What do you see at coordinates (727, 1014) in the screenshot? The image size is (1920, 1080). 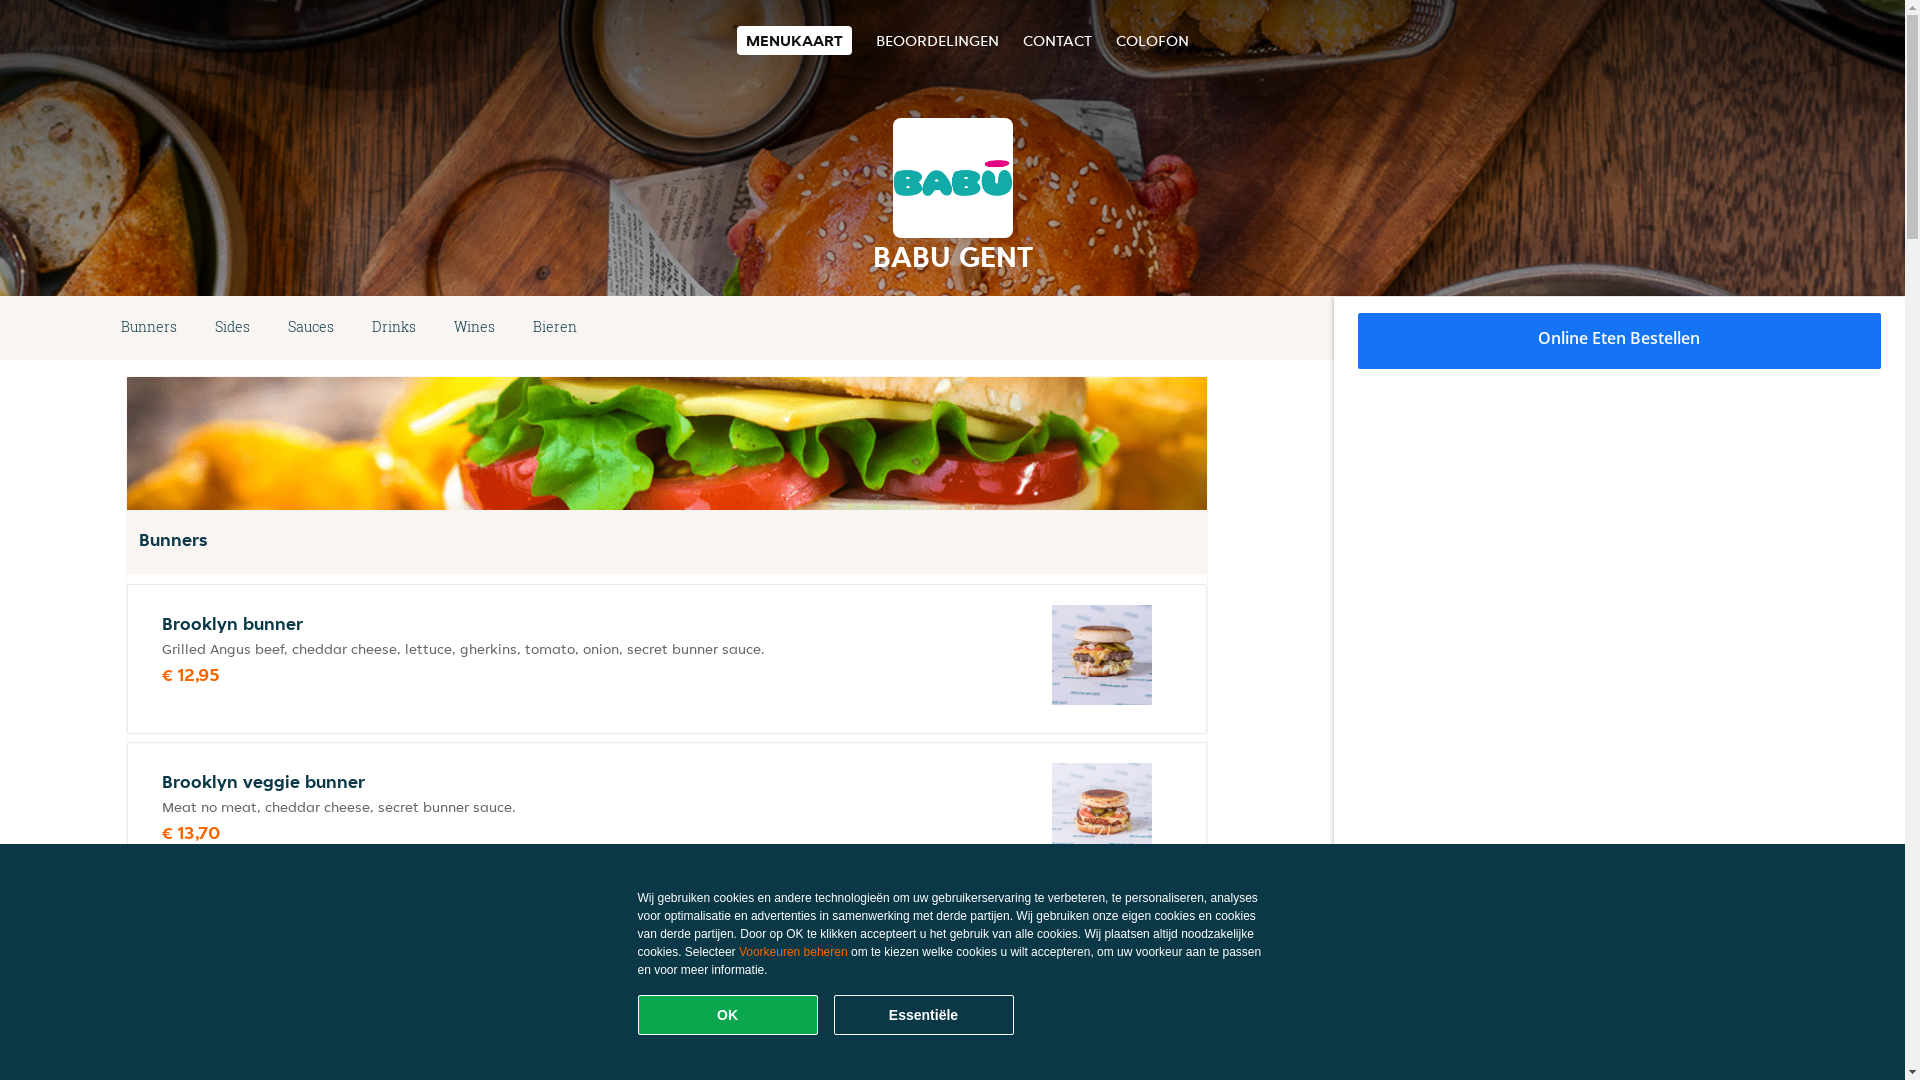 I see `'OK'` at bounding box center [727, 1014].